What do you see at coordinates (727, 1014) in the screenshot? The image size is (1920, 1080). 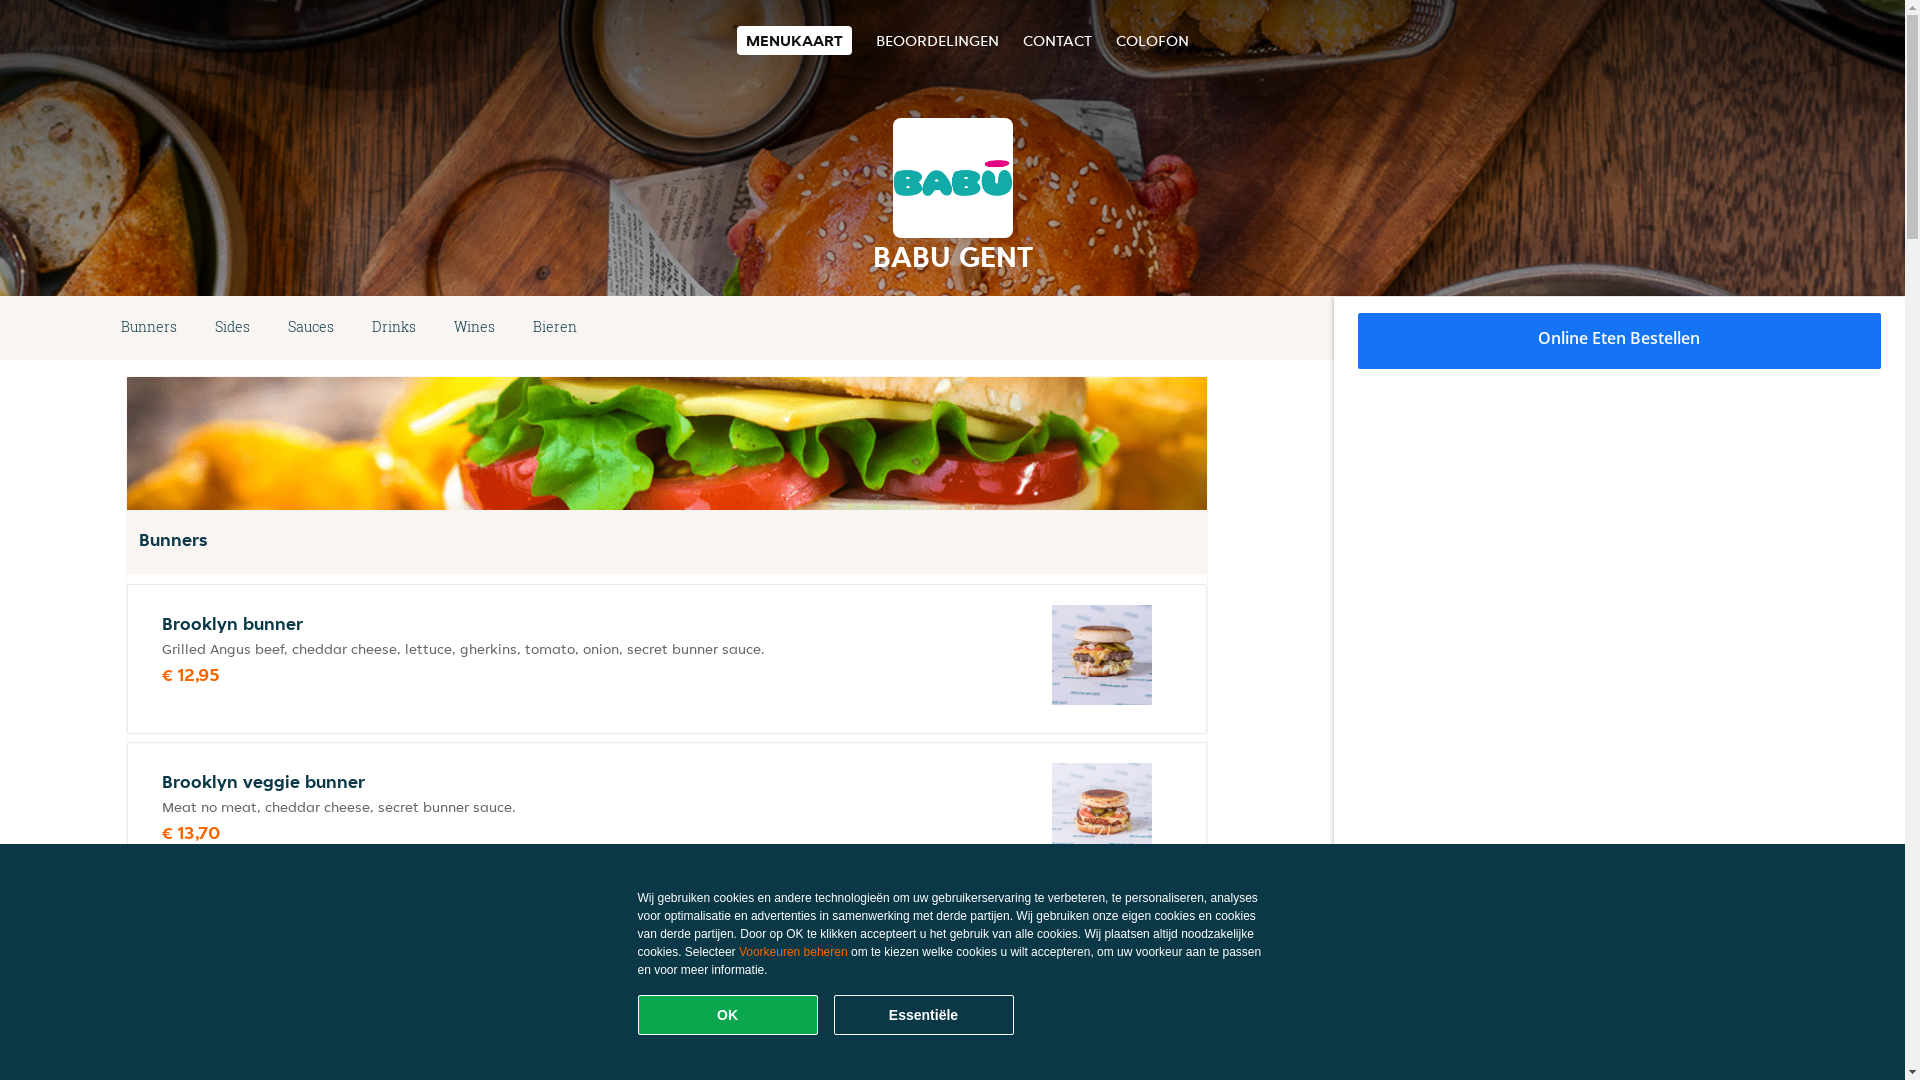 I see `'OK'` at bounding box center [727, 1014].